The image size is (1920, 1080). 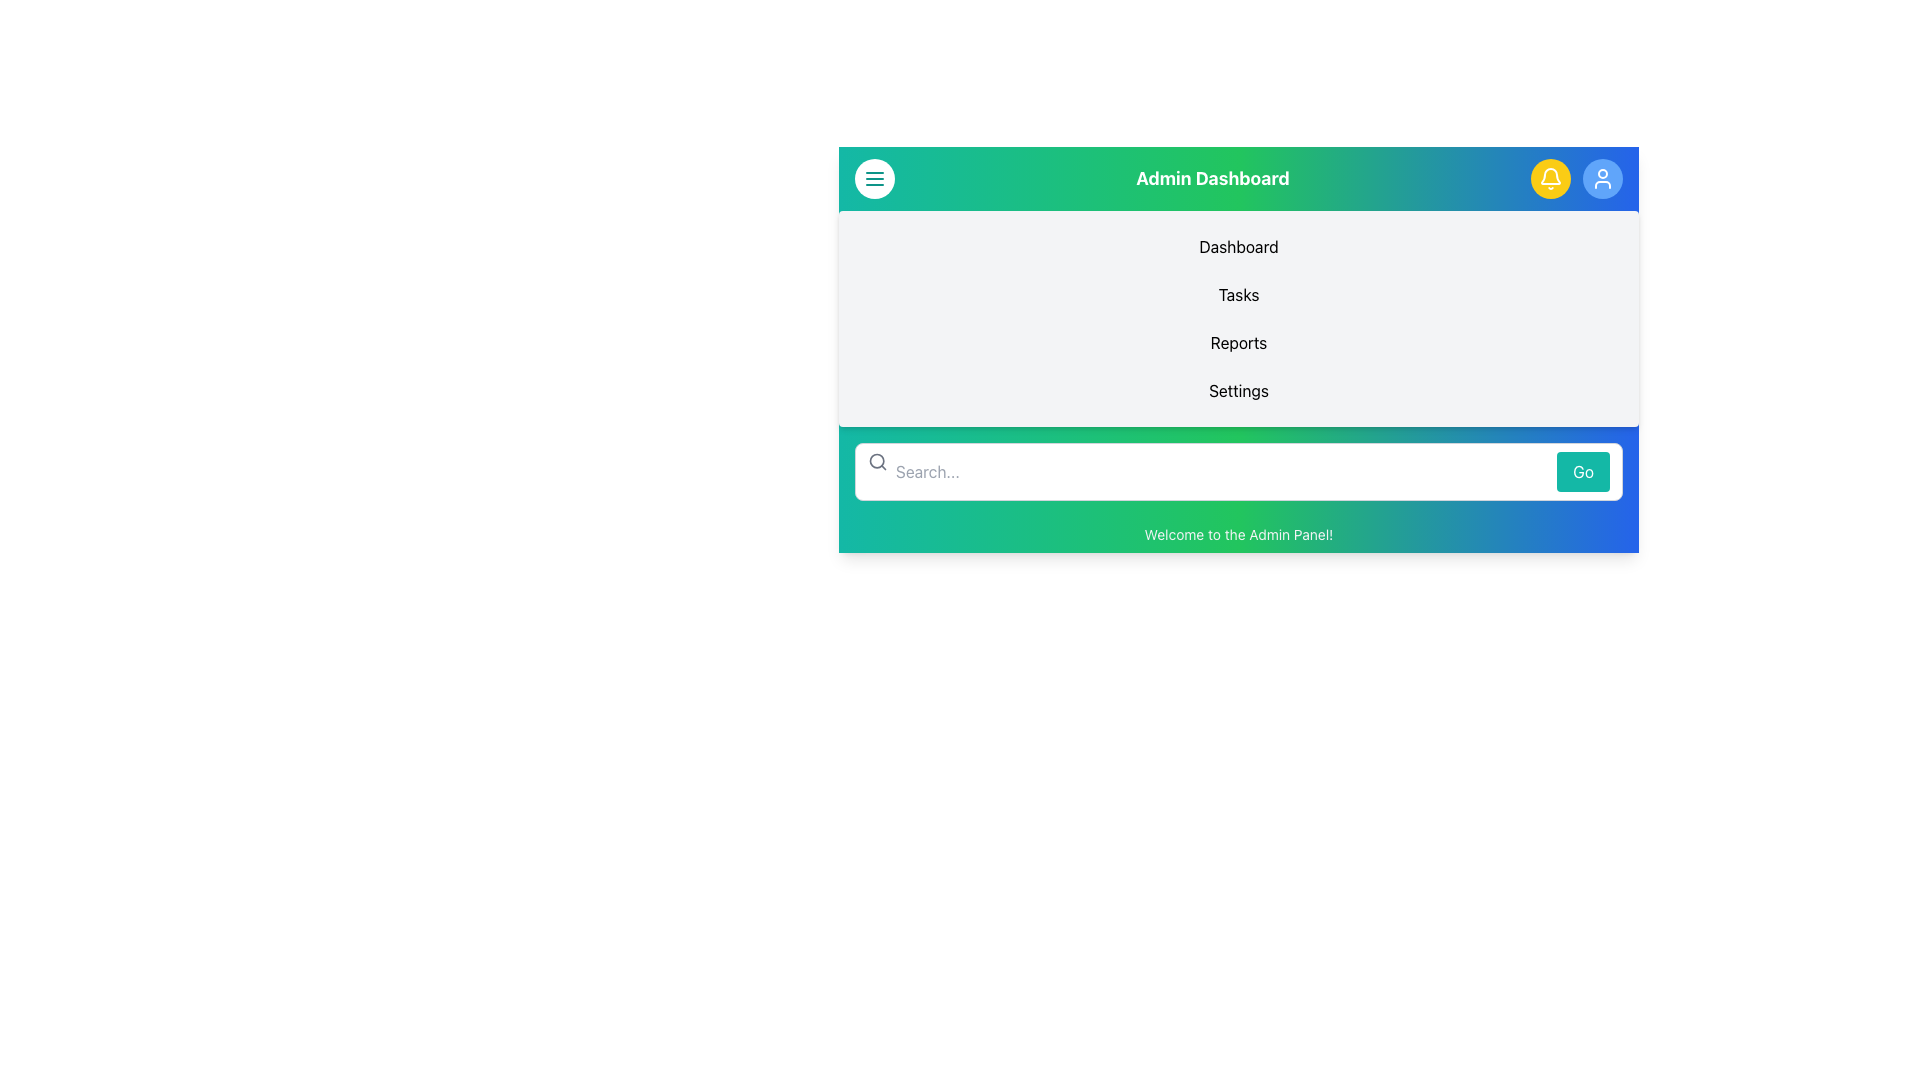 What do you see at coordinates (1237, 245) in the screenshot?
I see `the navigation link labeled 'Dashboard' at the top of the vertical menu under the 'Admin Dashboard' header` at bounding box center [1237, 245].